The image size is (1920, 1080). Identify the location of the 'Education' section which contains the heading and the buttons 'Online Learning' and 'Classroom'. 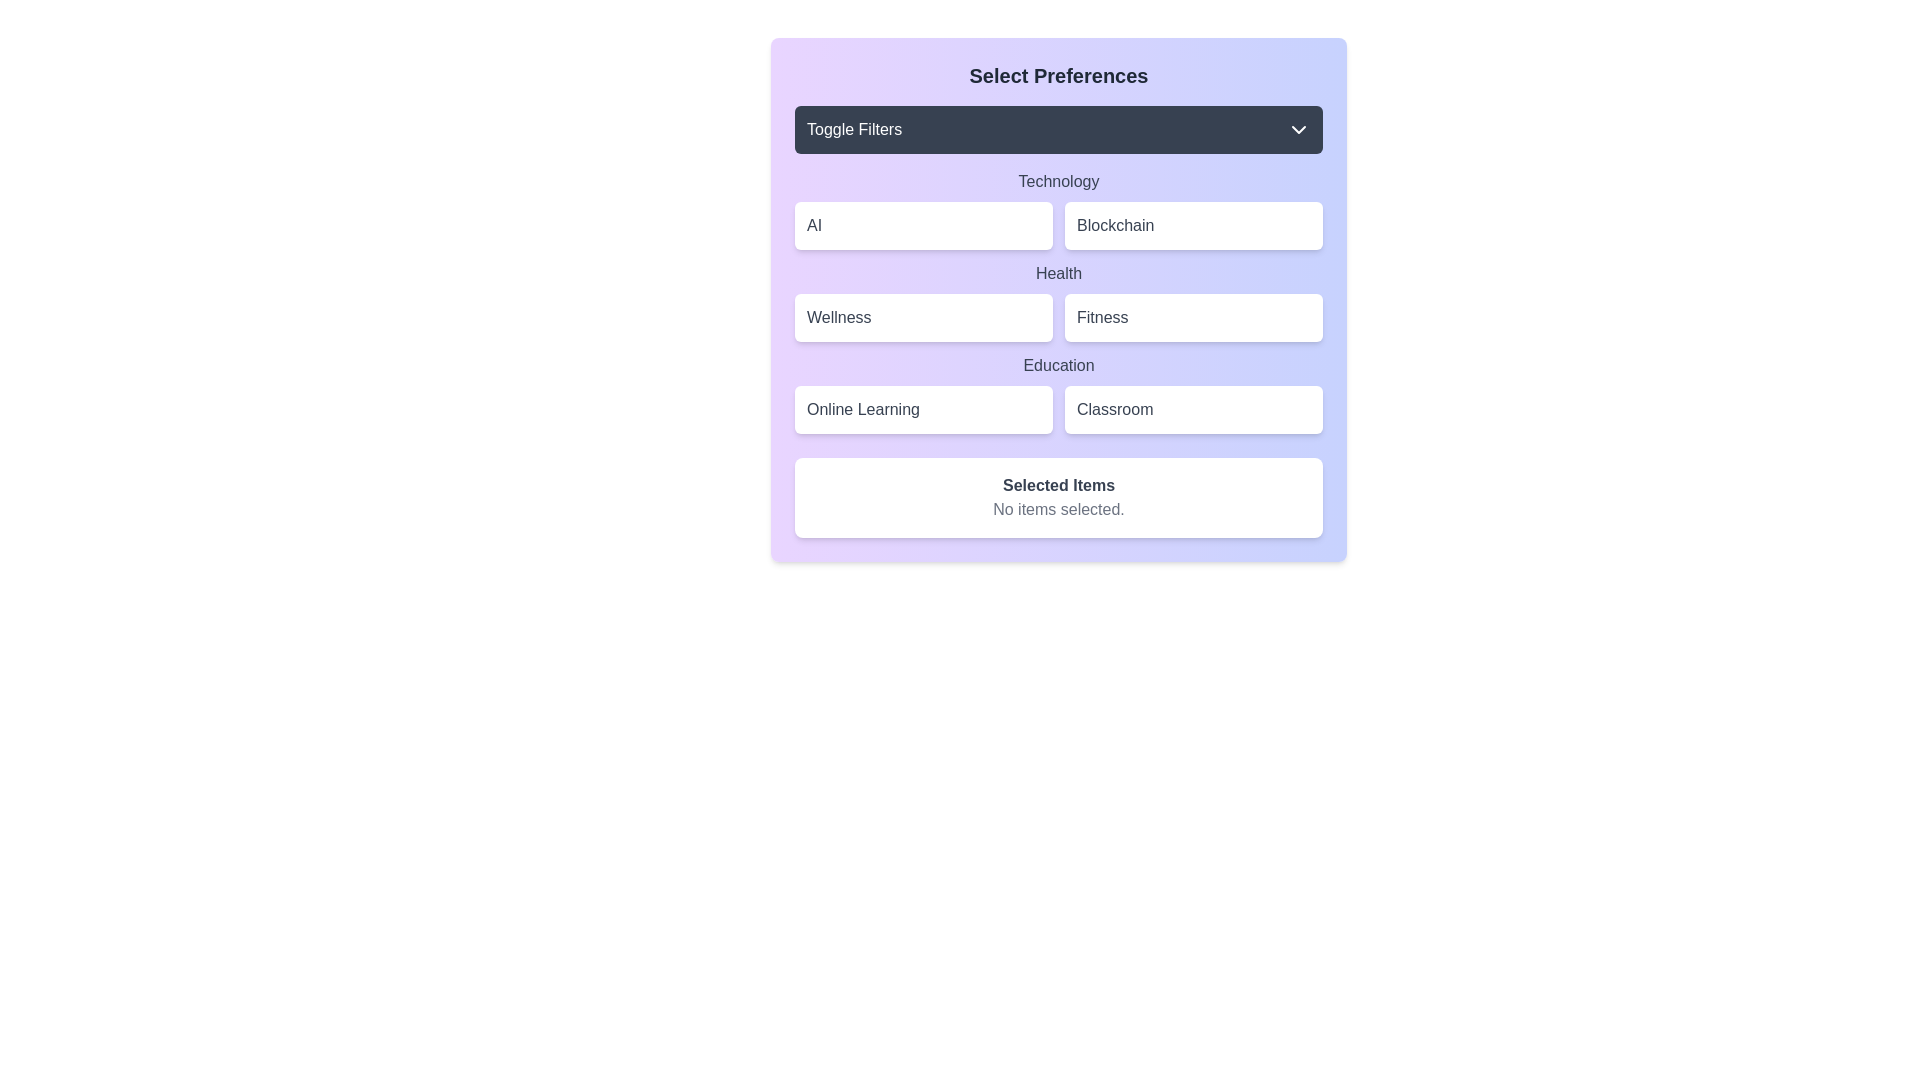
(1058, 393).